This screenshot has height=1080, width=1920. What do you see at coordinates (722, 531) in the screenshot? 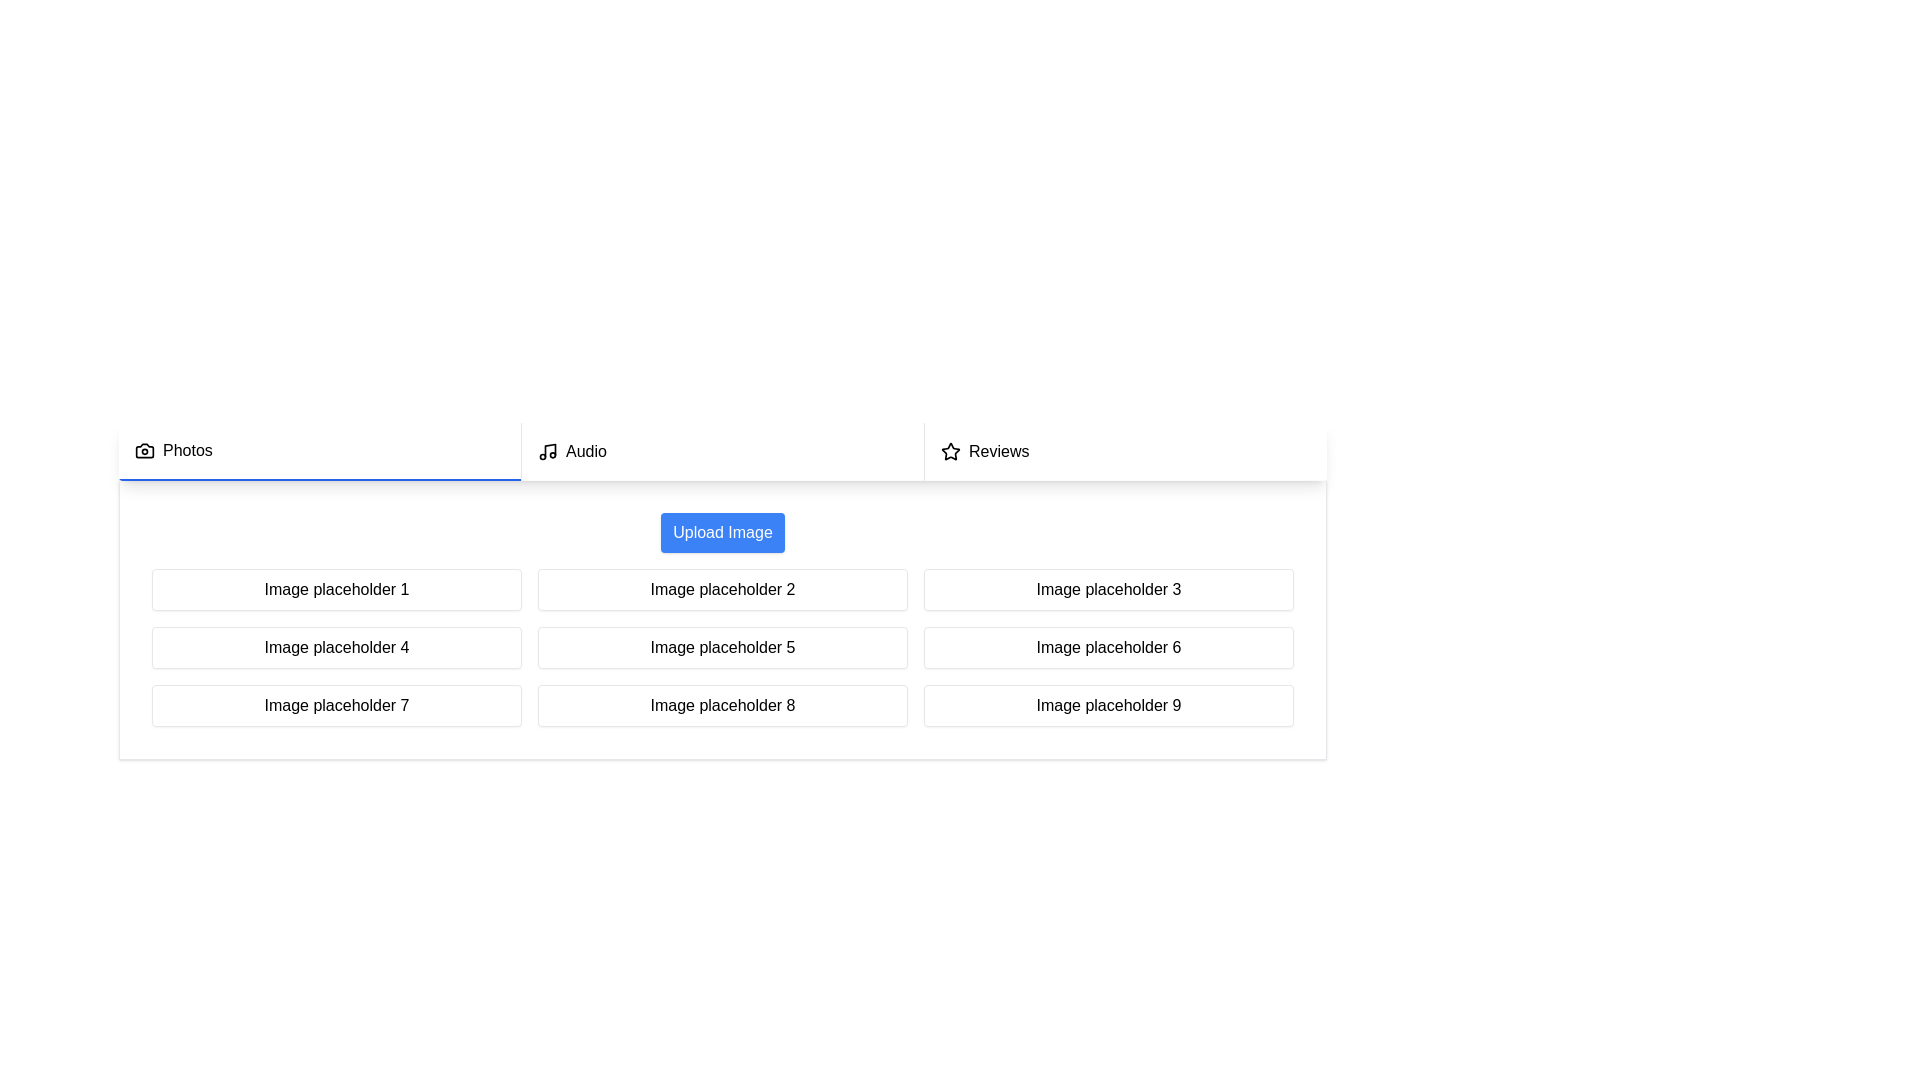
I see `the 'Upload Image' button` at bounding box center [722, 531].